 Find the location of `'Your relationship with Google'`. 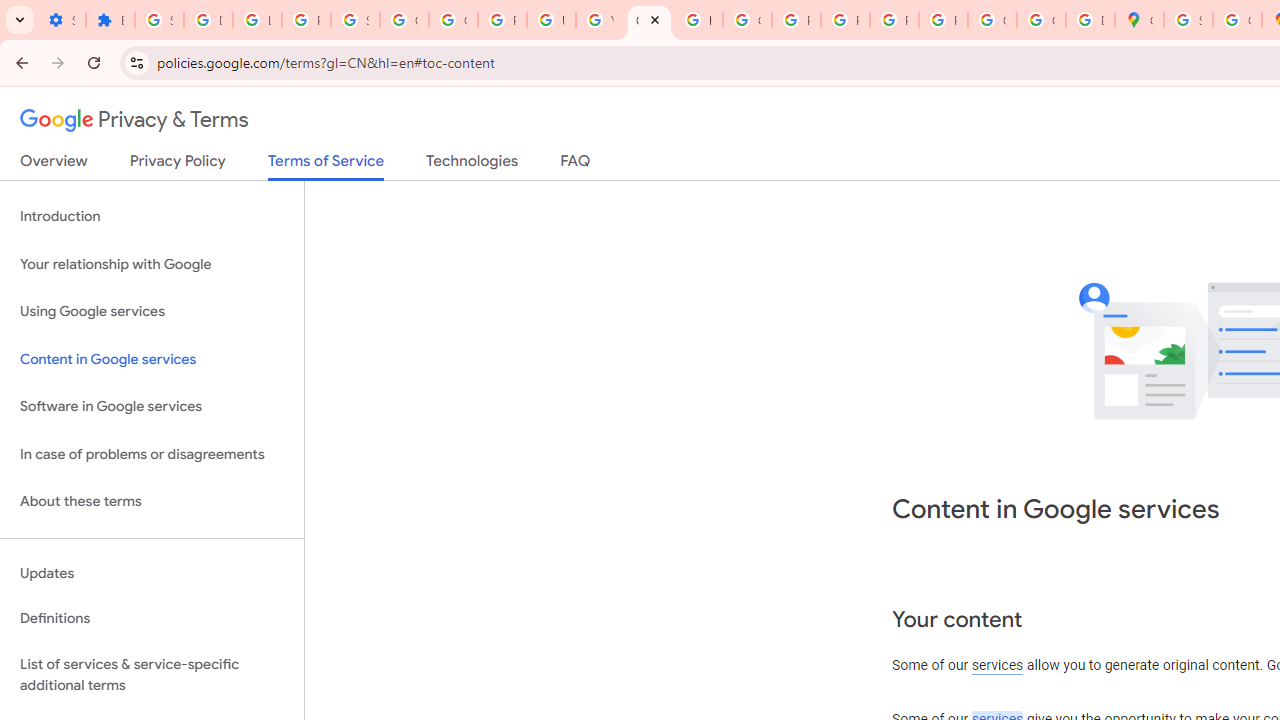

'Your relationship with Google' is located at coordinates (151, 263).